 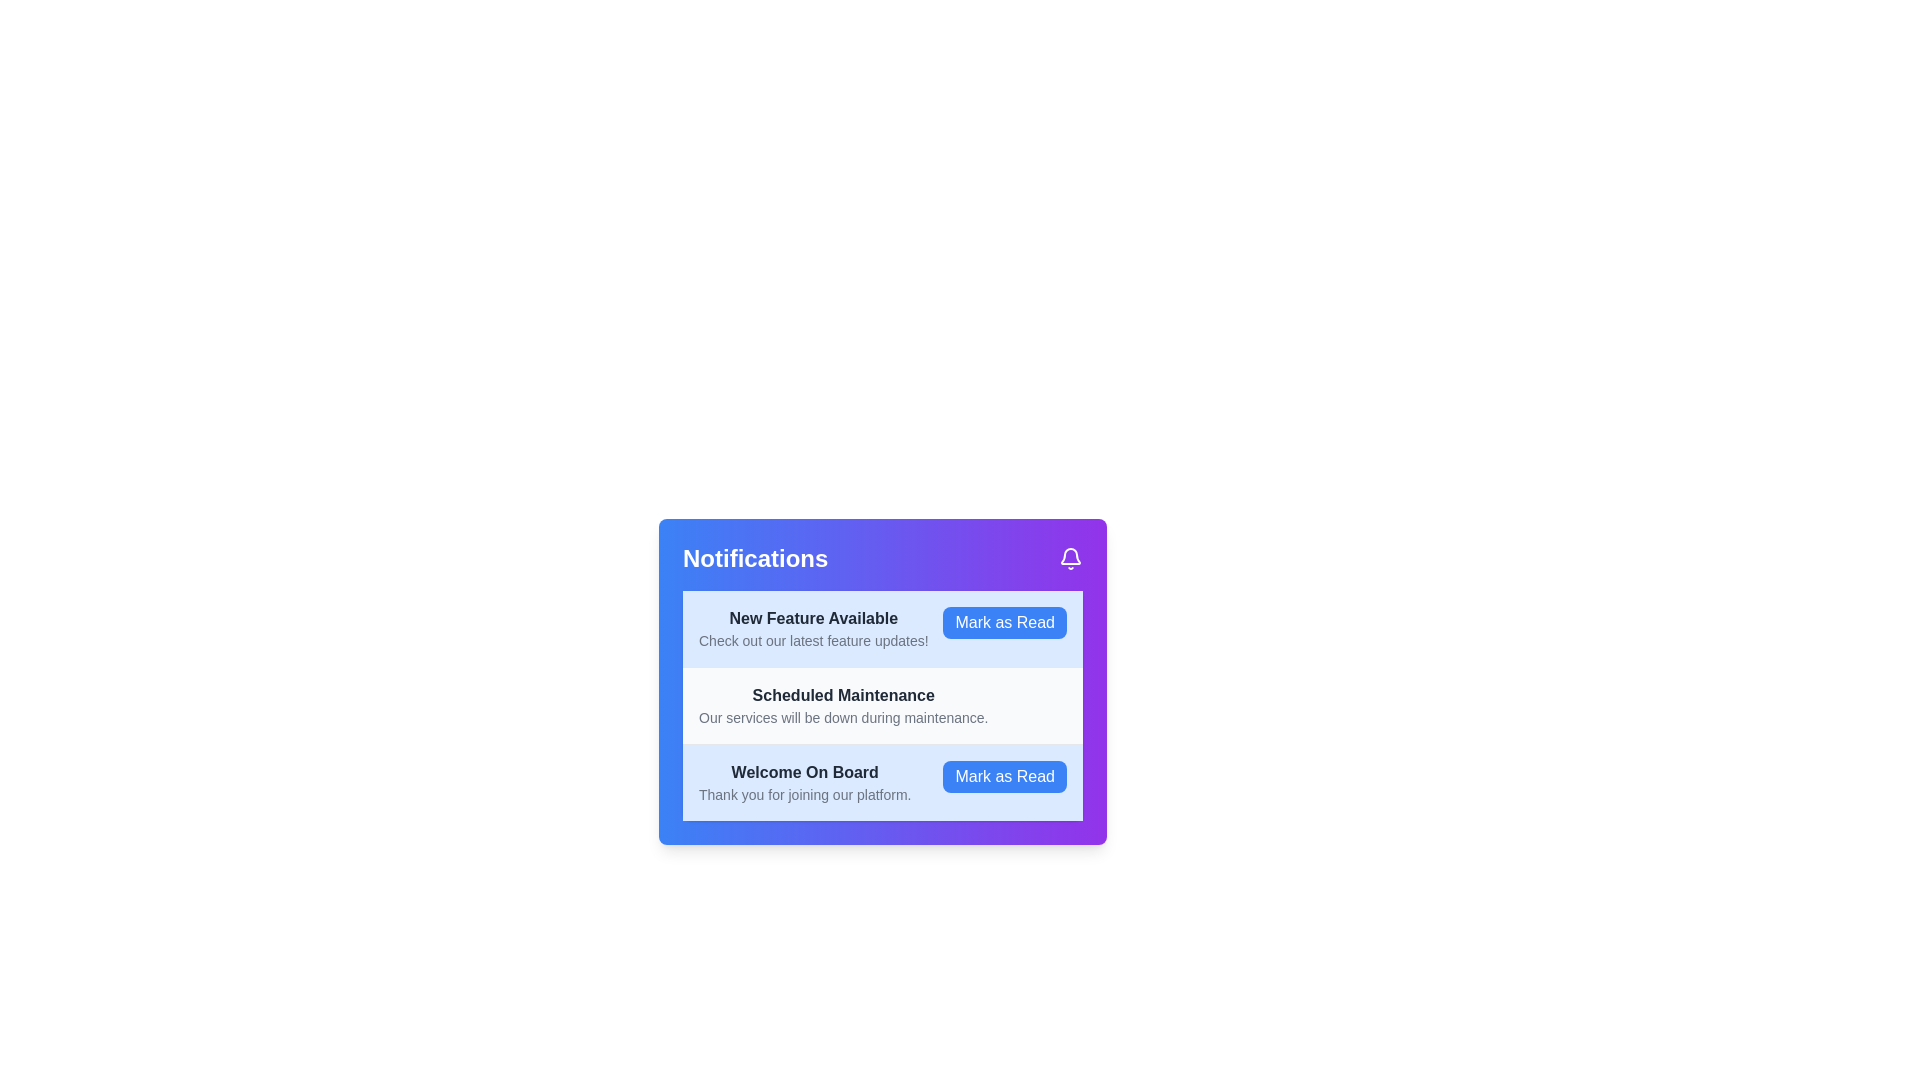 What do you see at coordinates (813, 617) in the screenshot?
I see `bold text 'New Feature Available' located at the top of the notification card, styled in dark gray on a blue-white background` at bounding box center [813, 617].